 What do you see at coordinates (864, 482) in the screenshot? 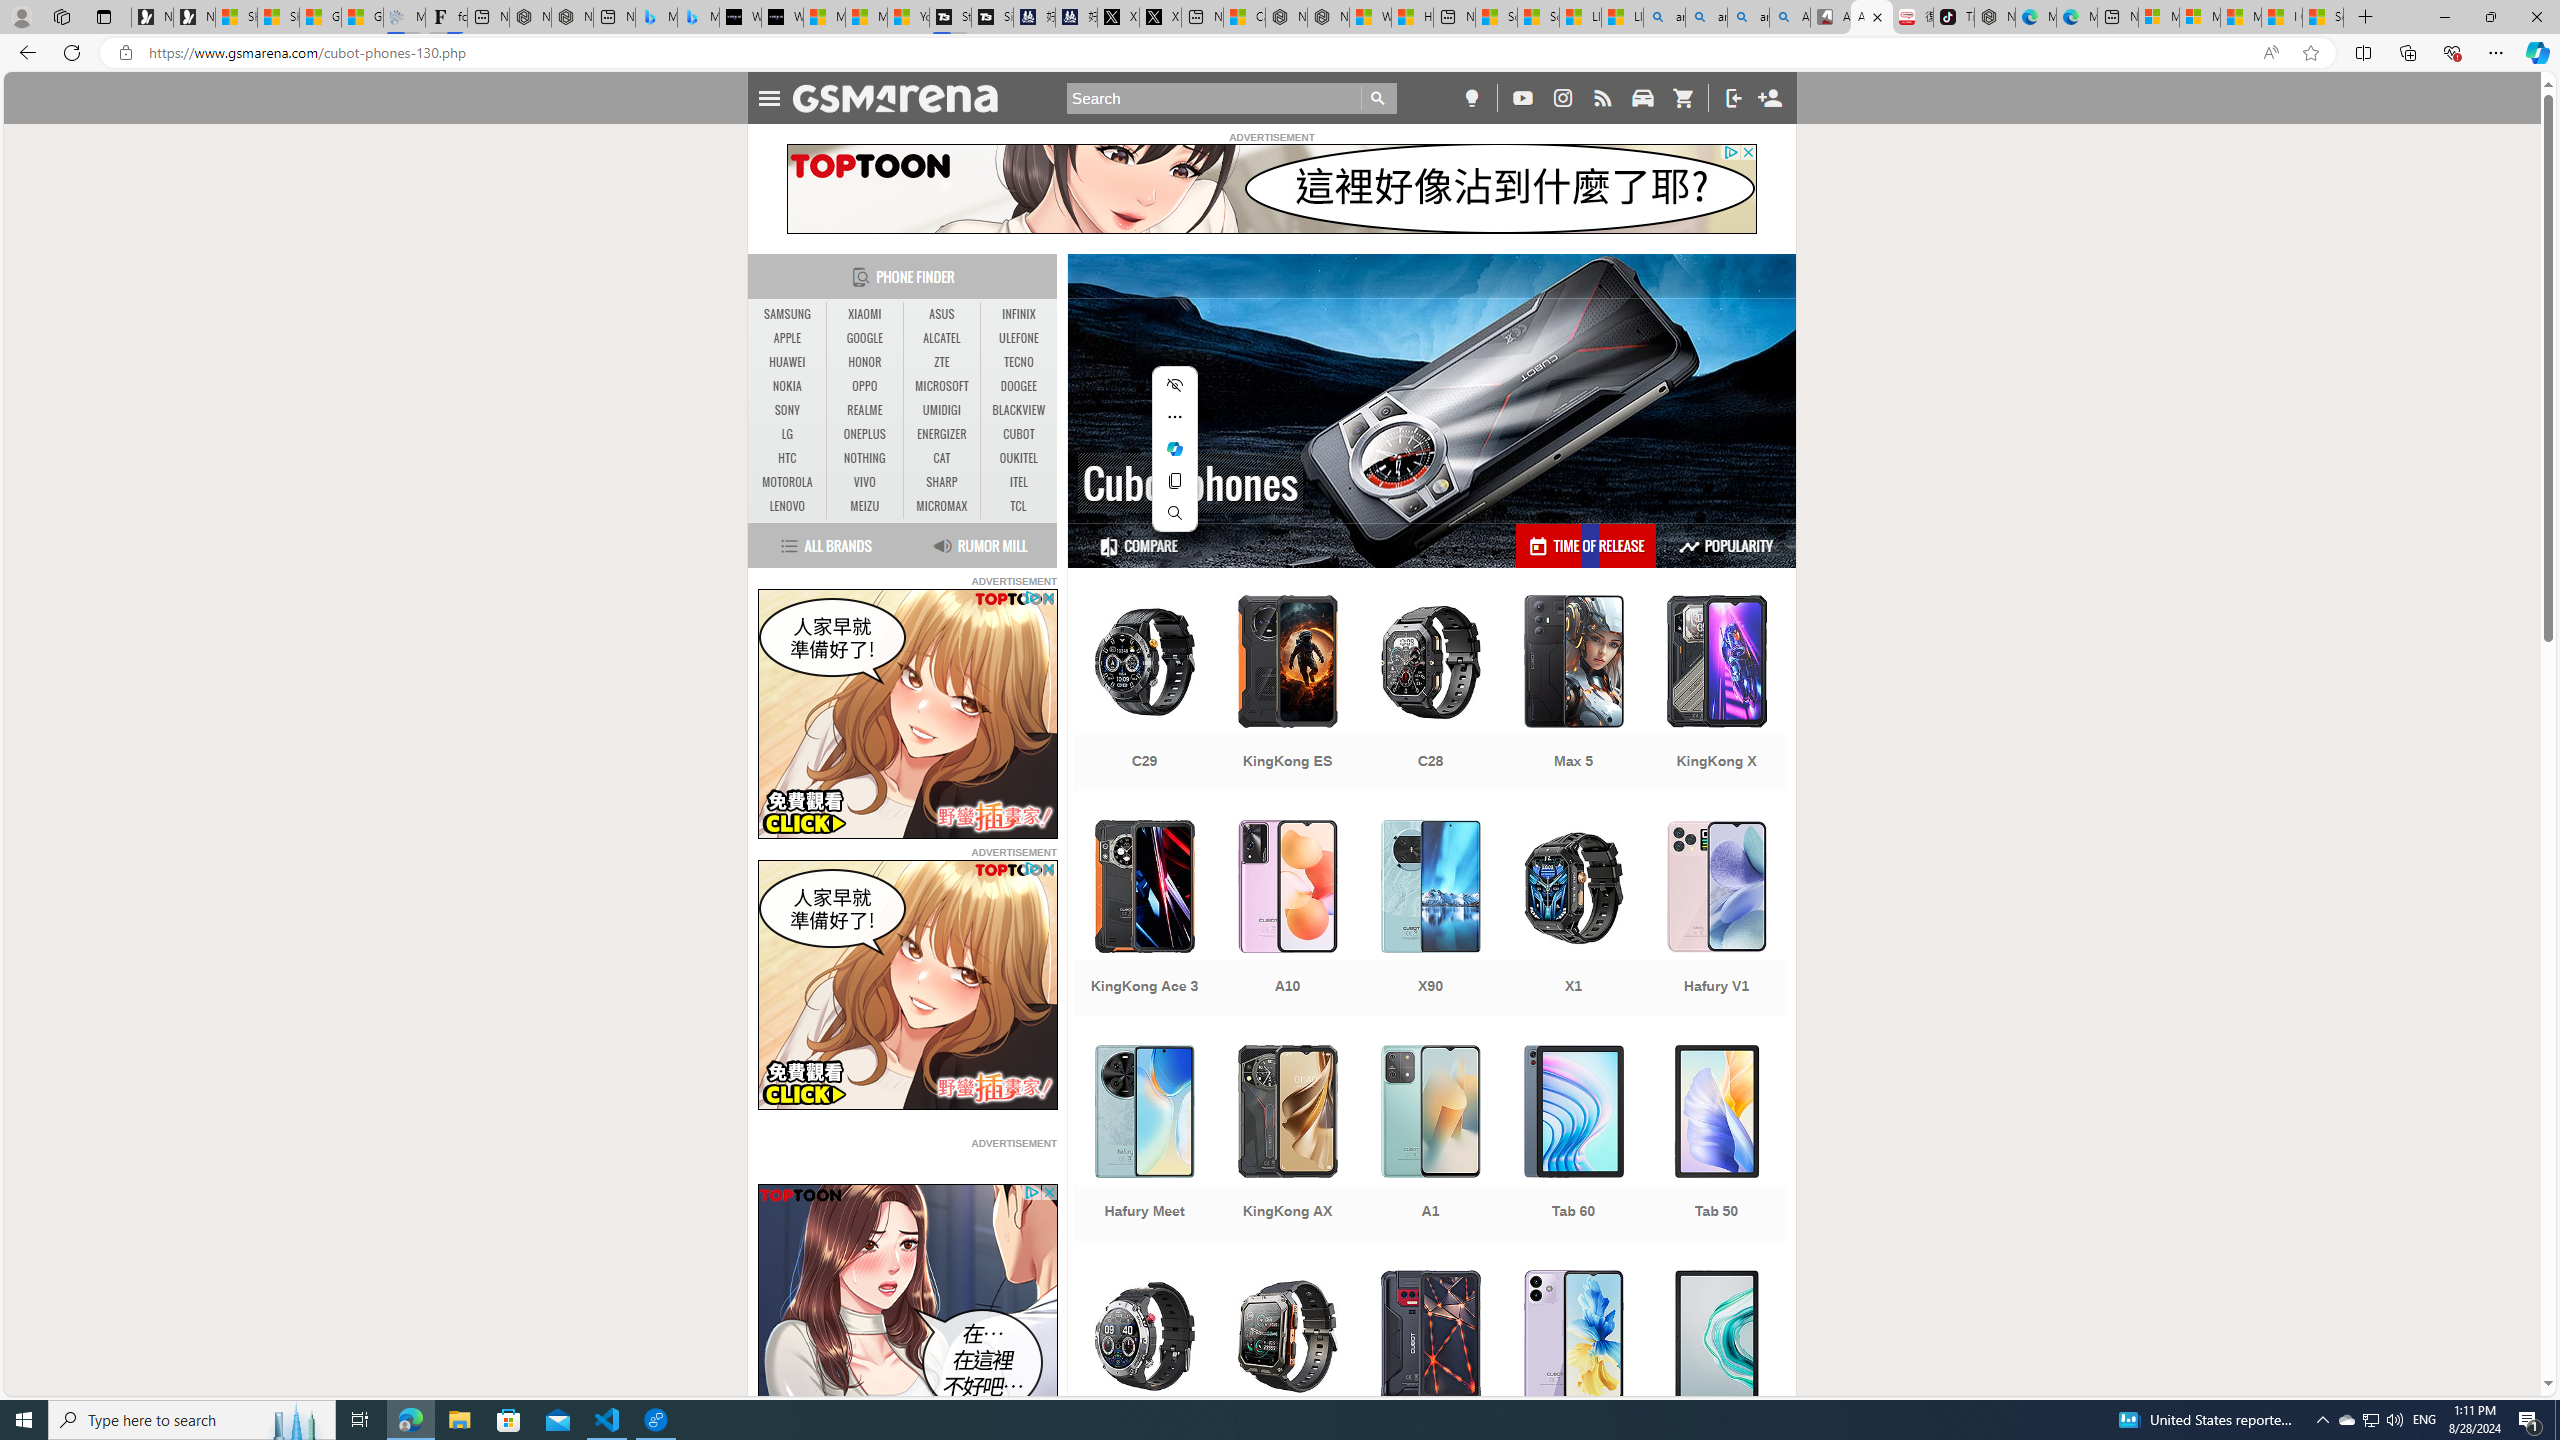
I see `'VIVO'` at bounding box center [864, 482].